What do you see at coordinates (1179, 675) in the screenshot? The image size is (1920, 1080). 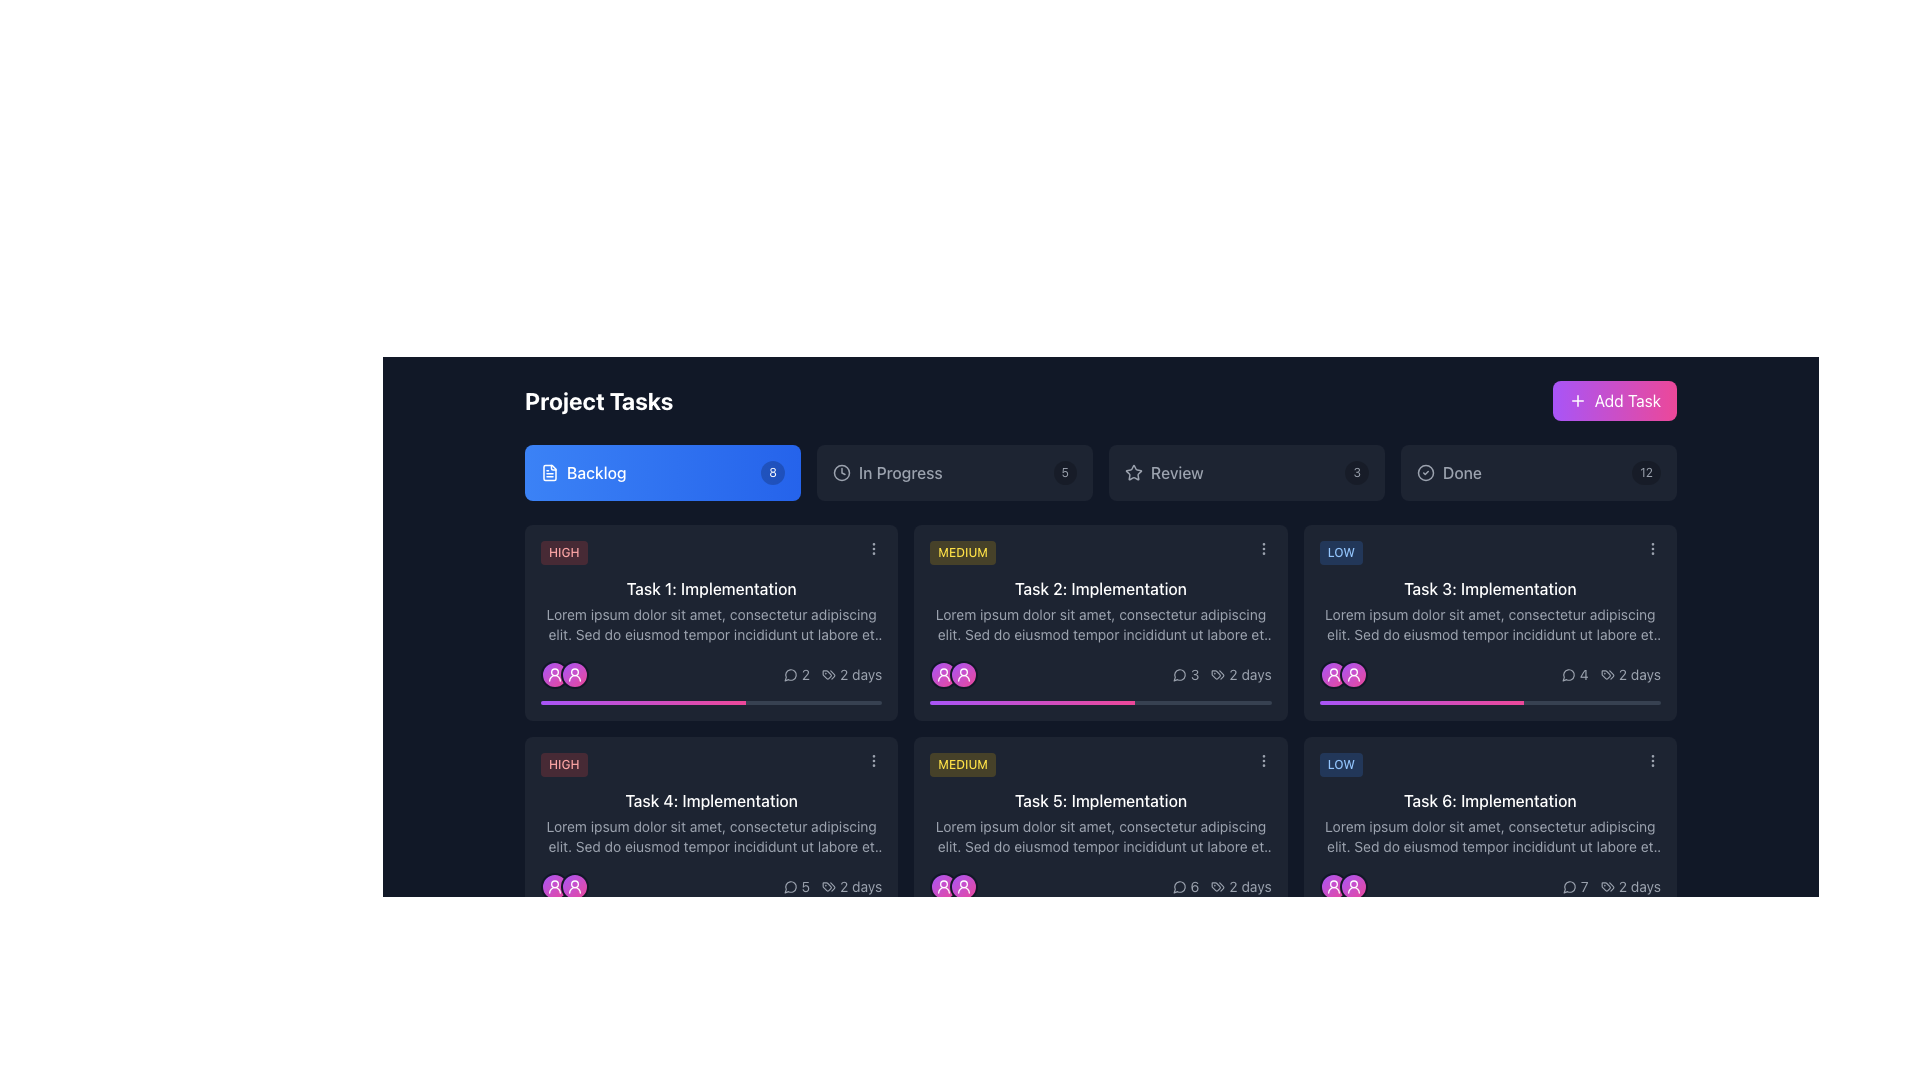 I see `the small circular speech bubble icon outlined in light tone, located inside the Task 2: Implementation card` at bounding box center [1179, 675].